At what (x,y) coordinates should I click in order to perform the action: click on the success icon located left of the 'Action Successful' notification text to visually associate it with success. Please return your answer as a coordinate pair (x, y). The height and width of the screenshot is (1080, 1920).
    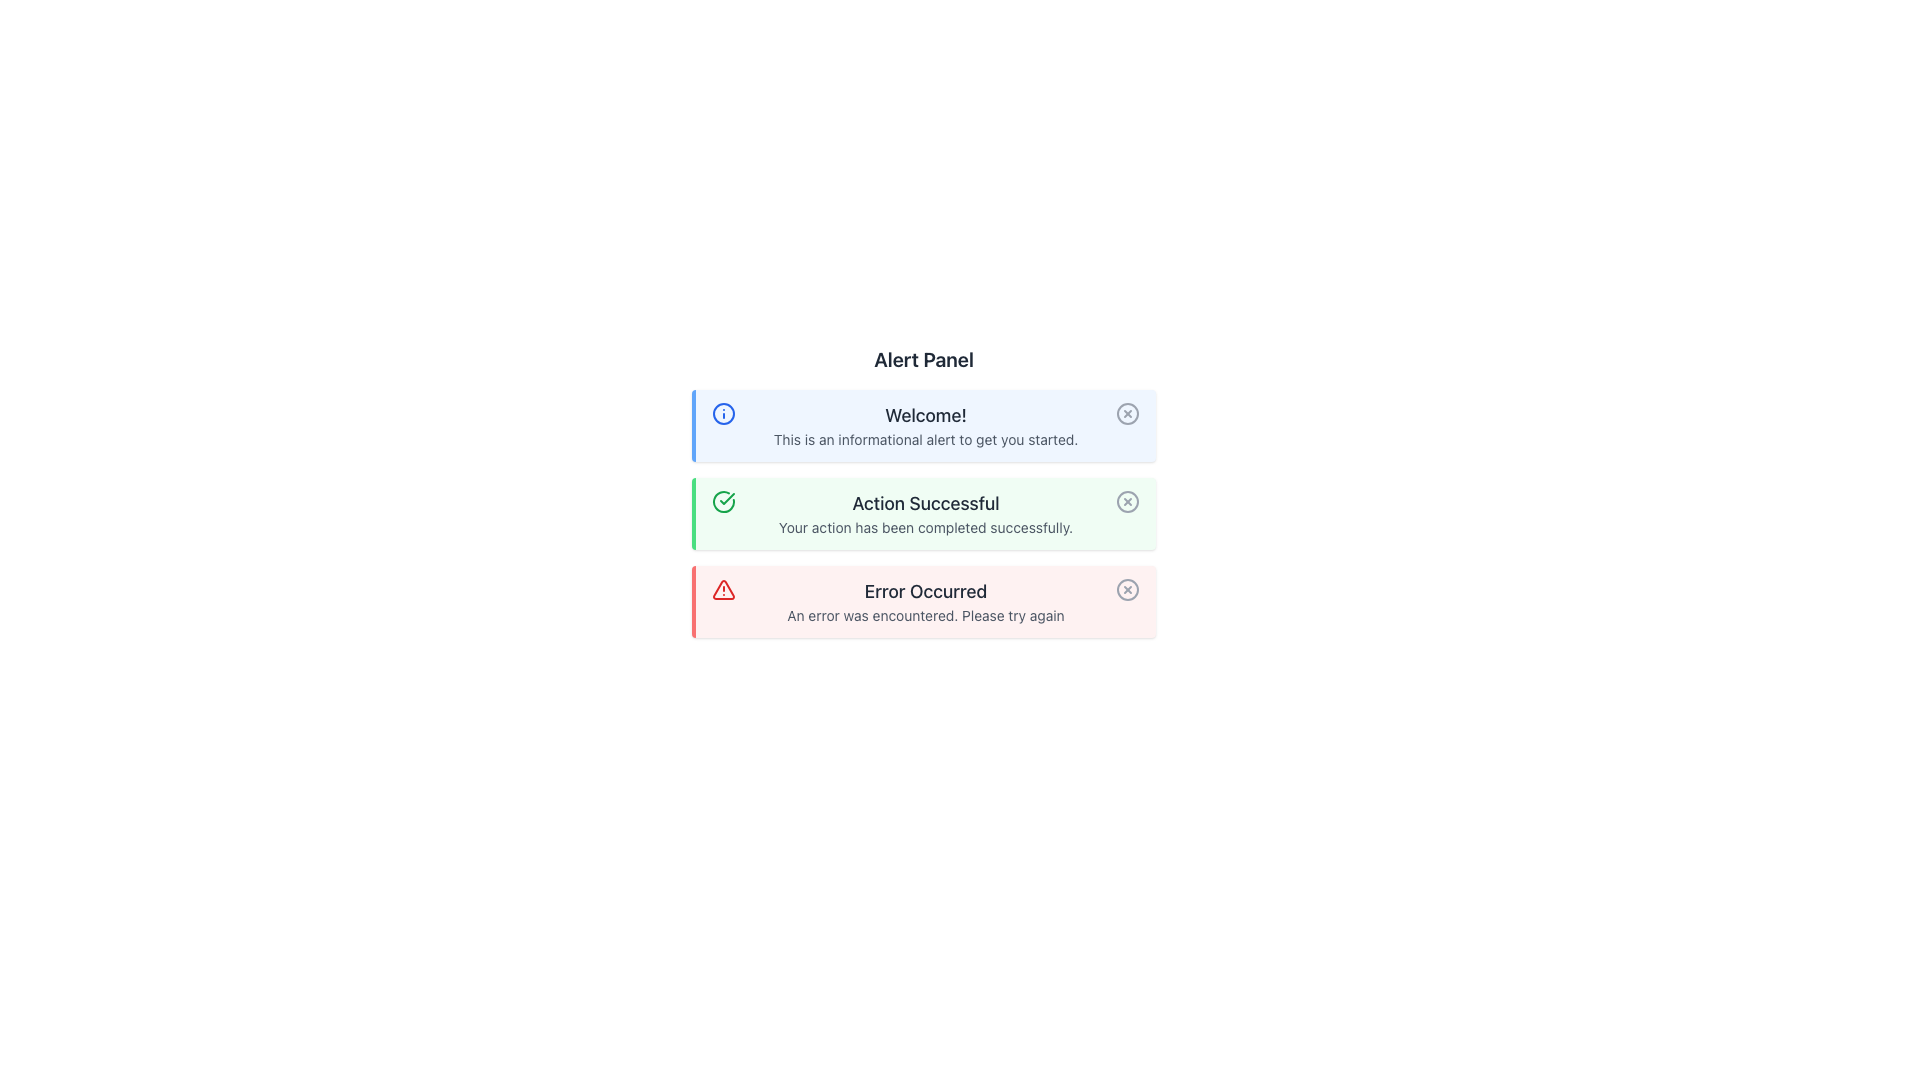
    Looking at the image, I should click on (723, 500).